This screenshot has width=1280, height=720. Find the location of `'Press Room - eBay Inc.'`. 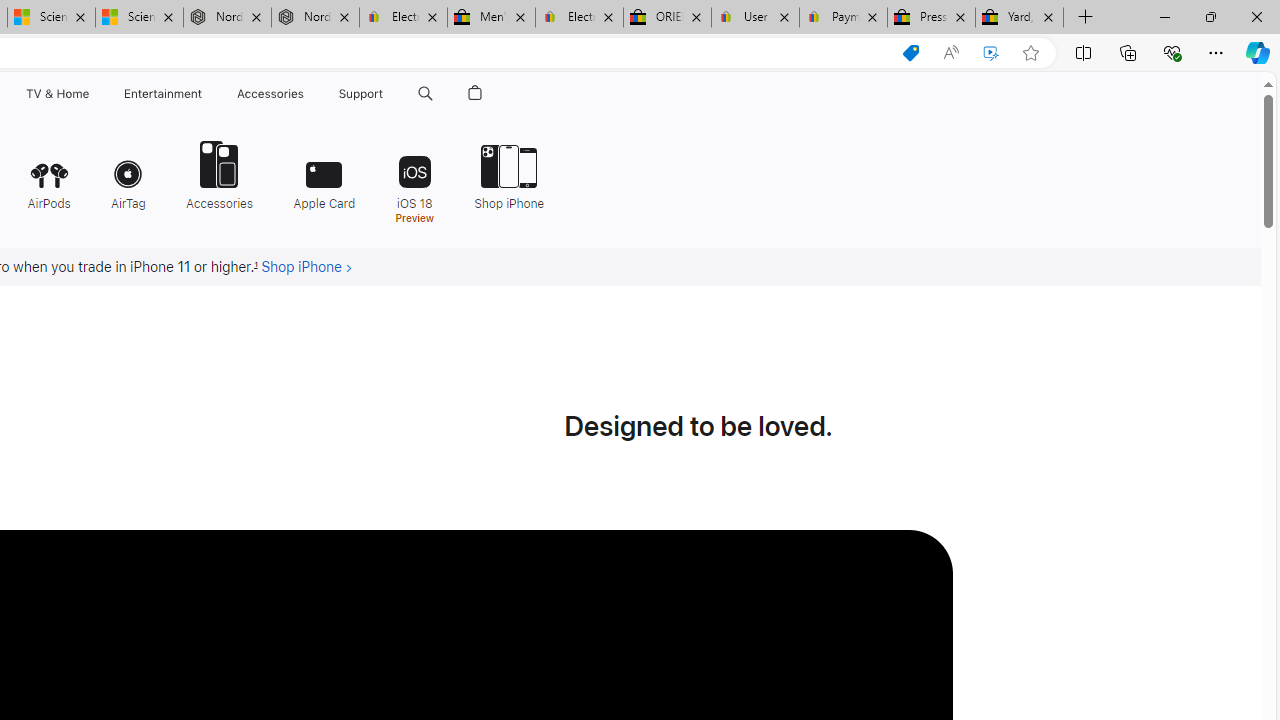

'Press Room - eBay Inc.' is located at coordinates (930, 17).